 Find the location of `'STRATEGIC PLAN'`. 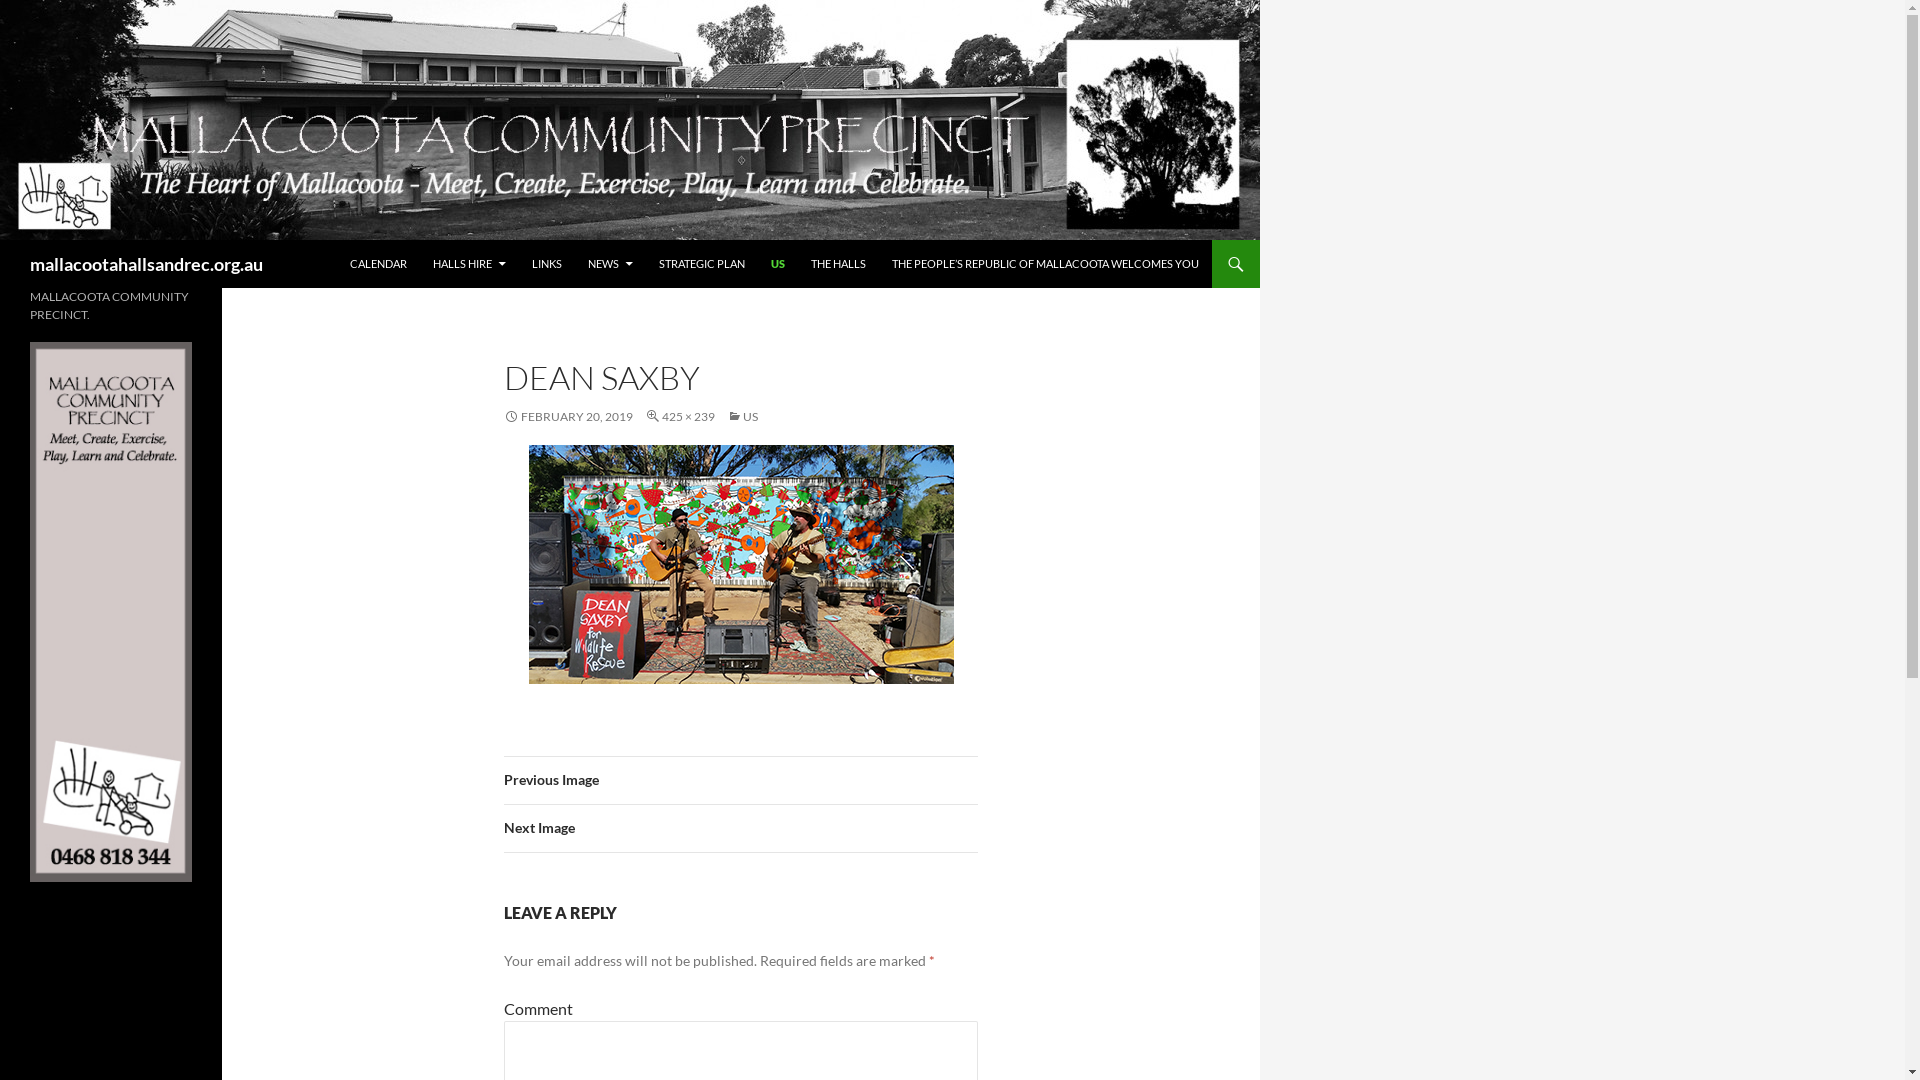

'STRATEGIC PLAN' is located at coordinates (701, 262).